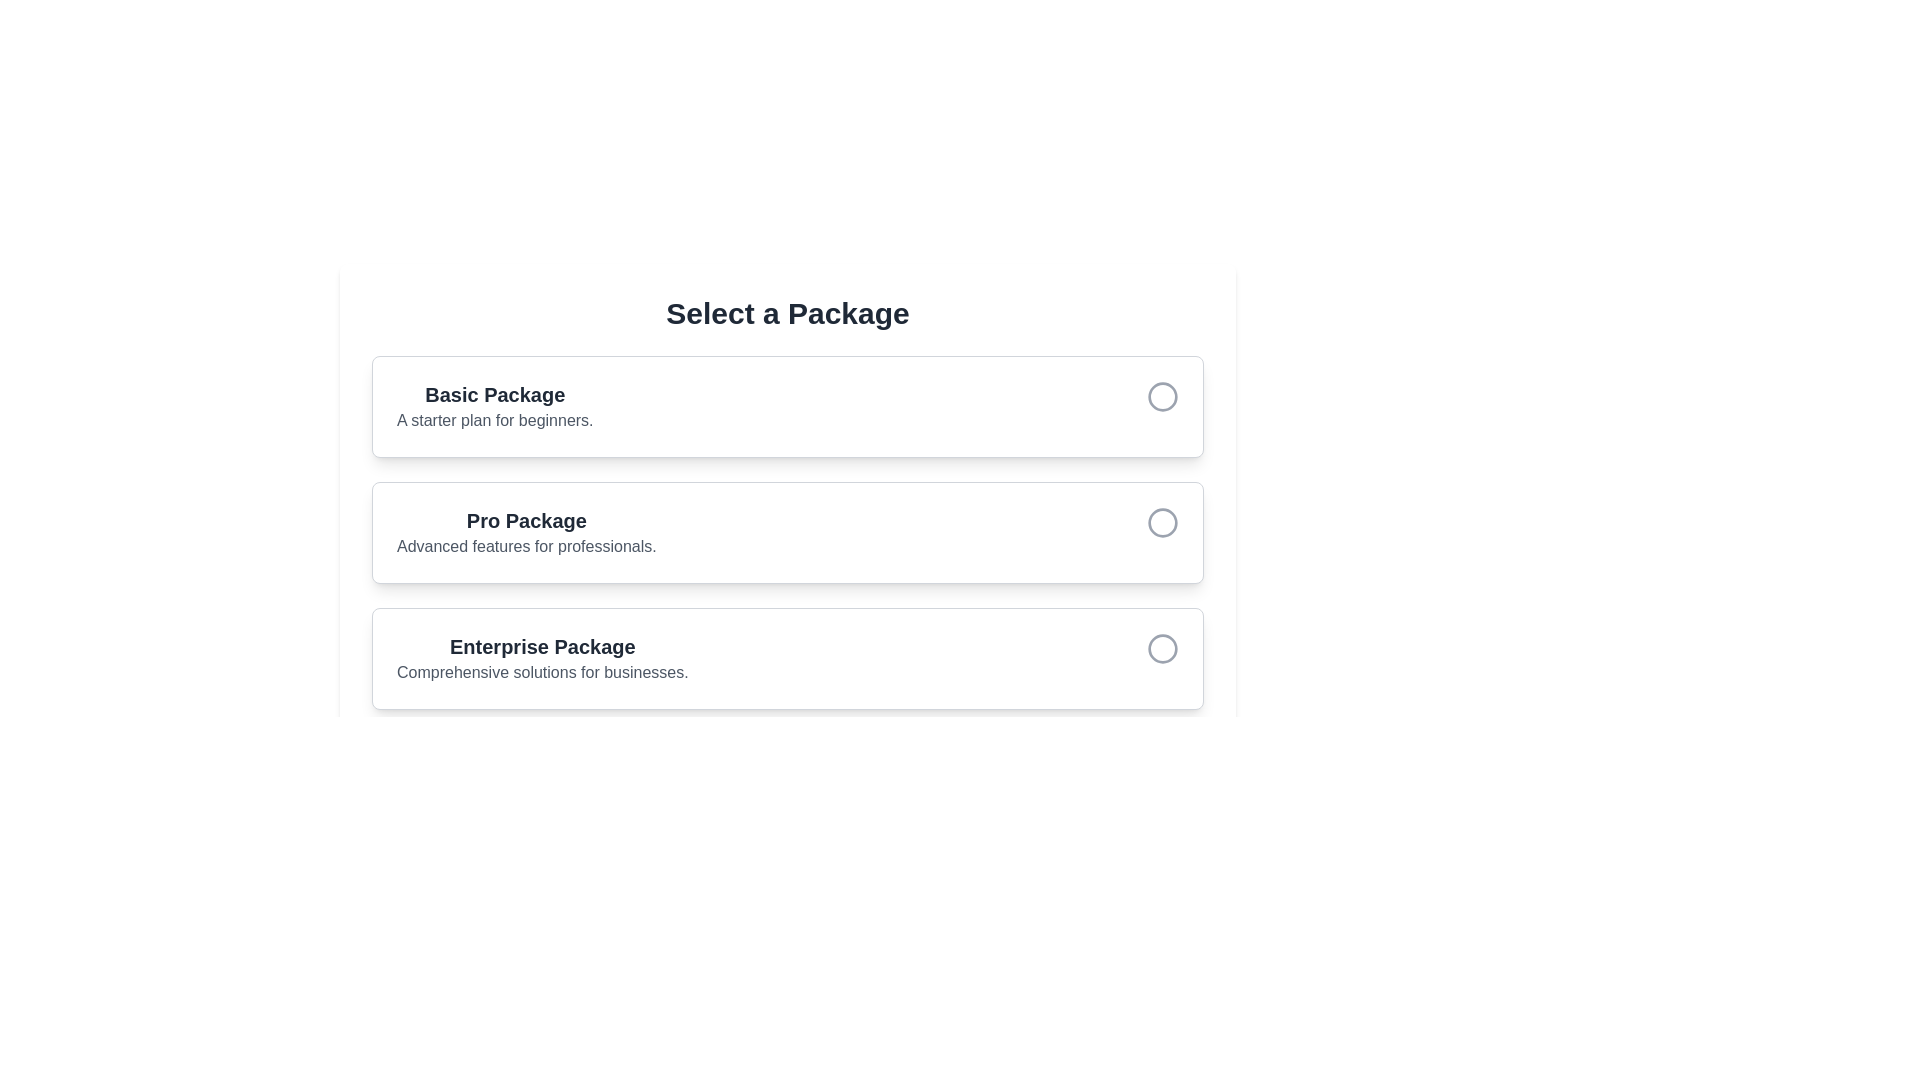  I want to click on the circular selection marker icon with a gray border located on the right side of the 'Pro Package' section, so click(1162, 531).